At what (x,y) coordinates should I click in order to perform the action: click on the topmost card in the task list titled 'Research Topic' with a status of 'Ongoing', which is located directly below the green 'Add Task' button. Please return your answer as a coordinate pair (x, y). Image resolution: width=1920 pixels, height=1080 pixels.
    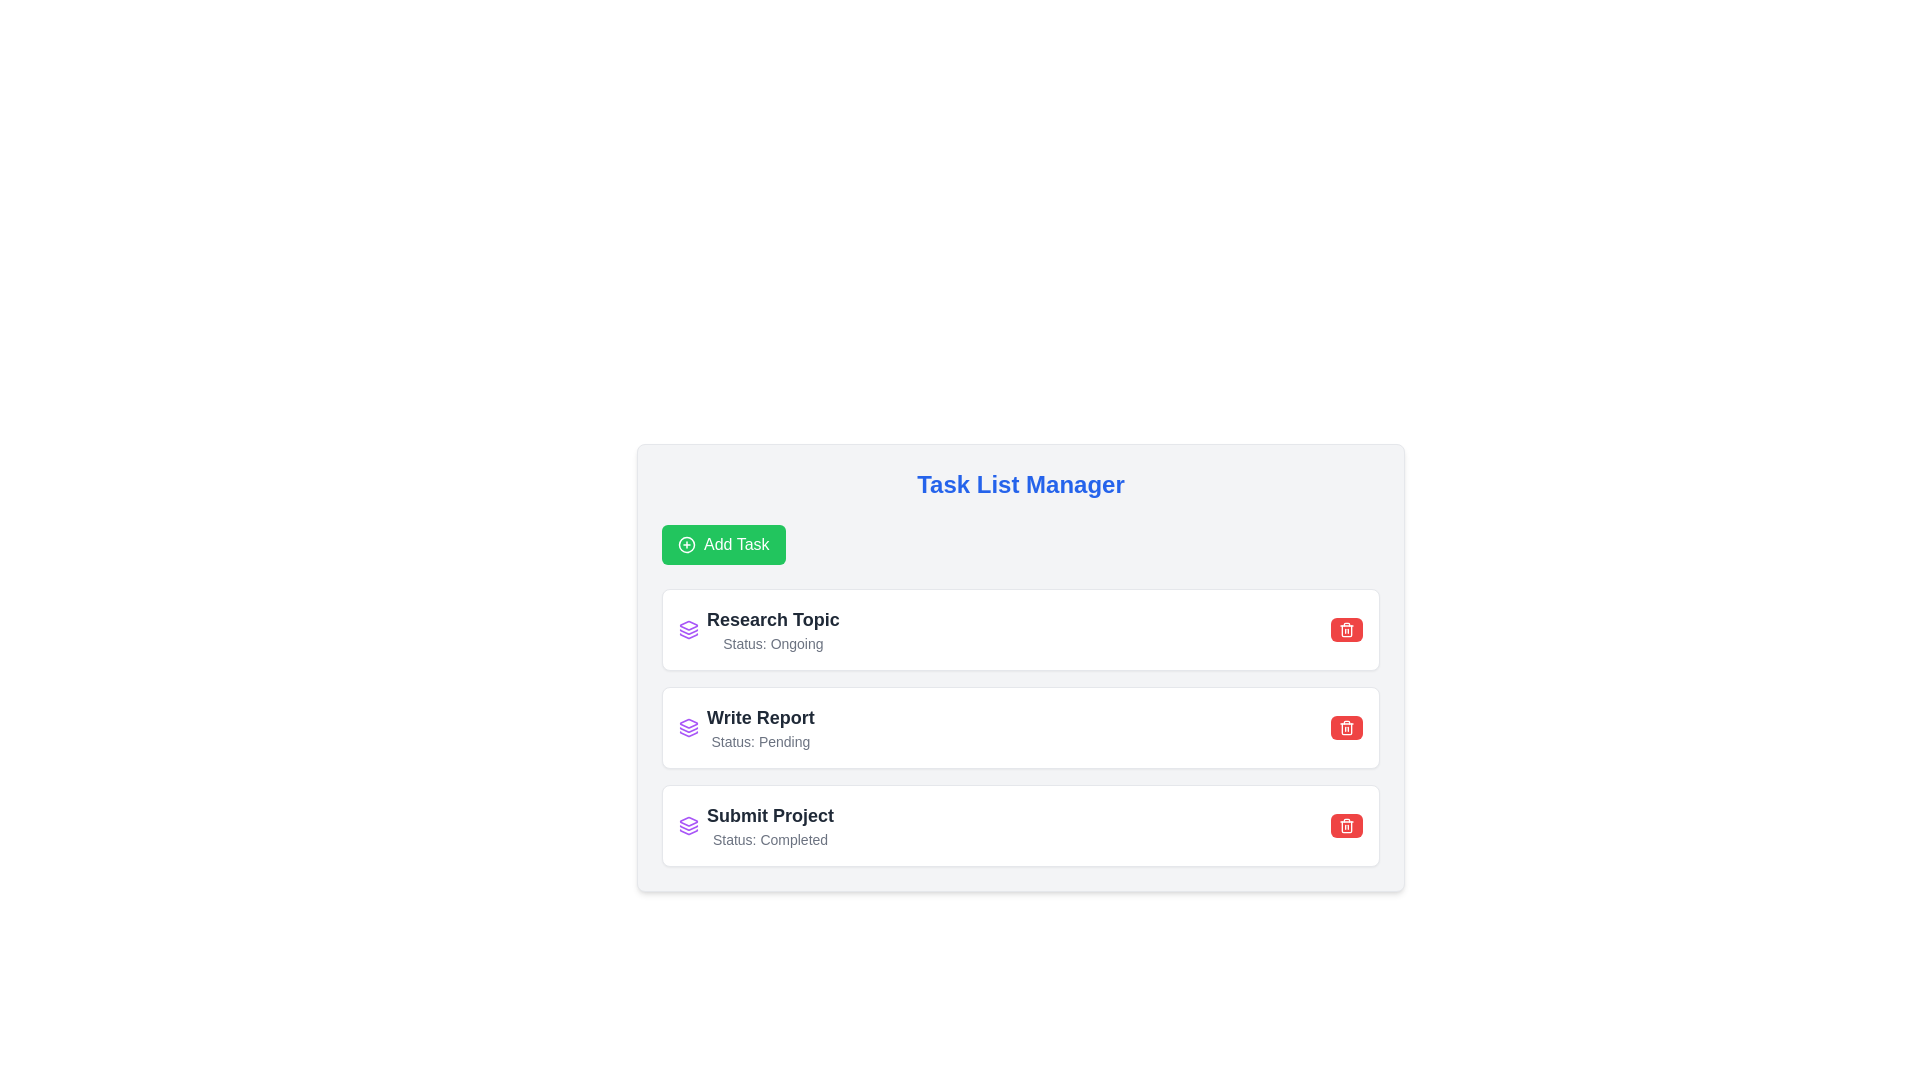
    Looking at the image, I should click on (1021, 628).